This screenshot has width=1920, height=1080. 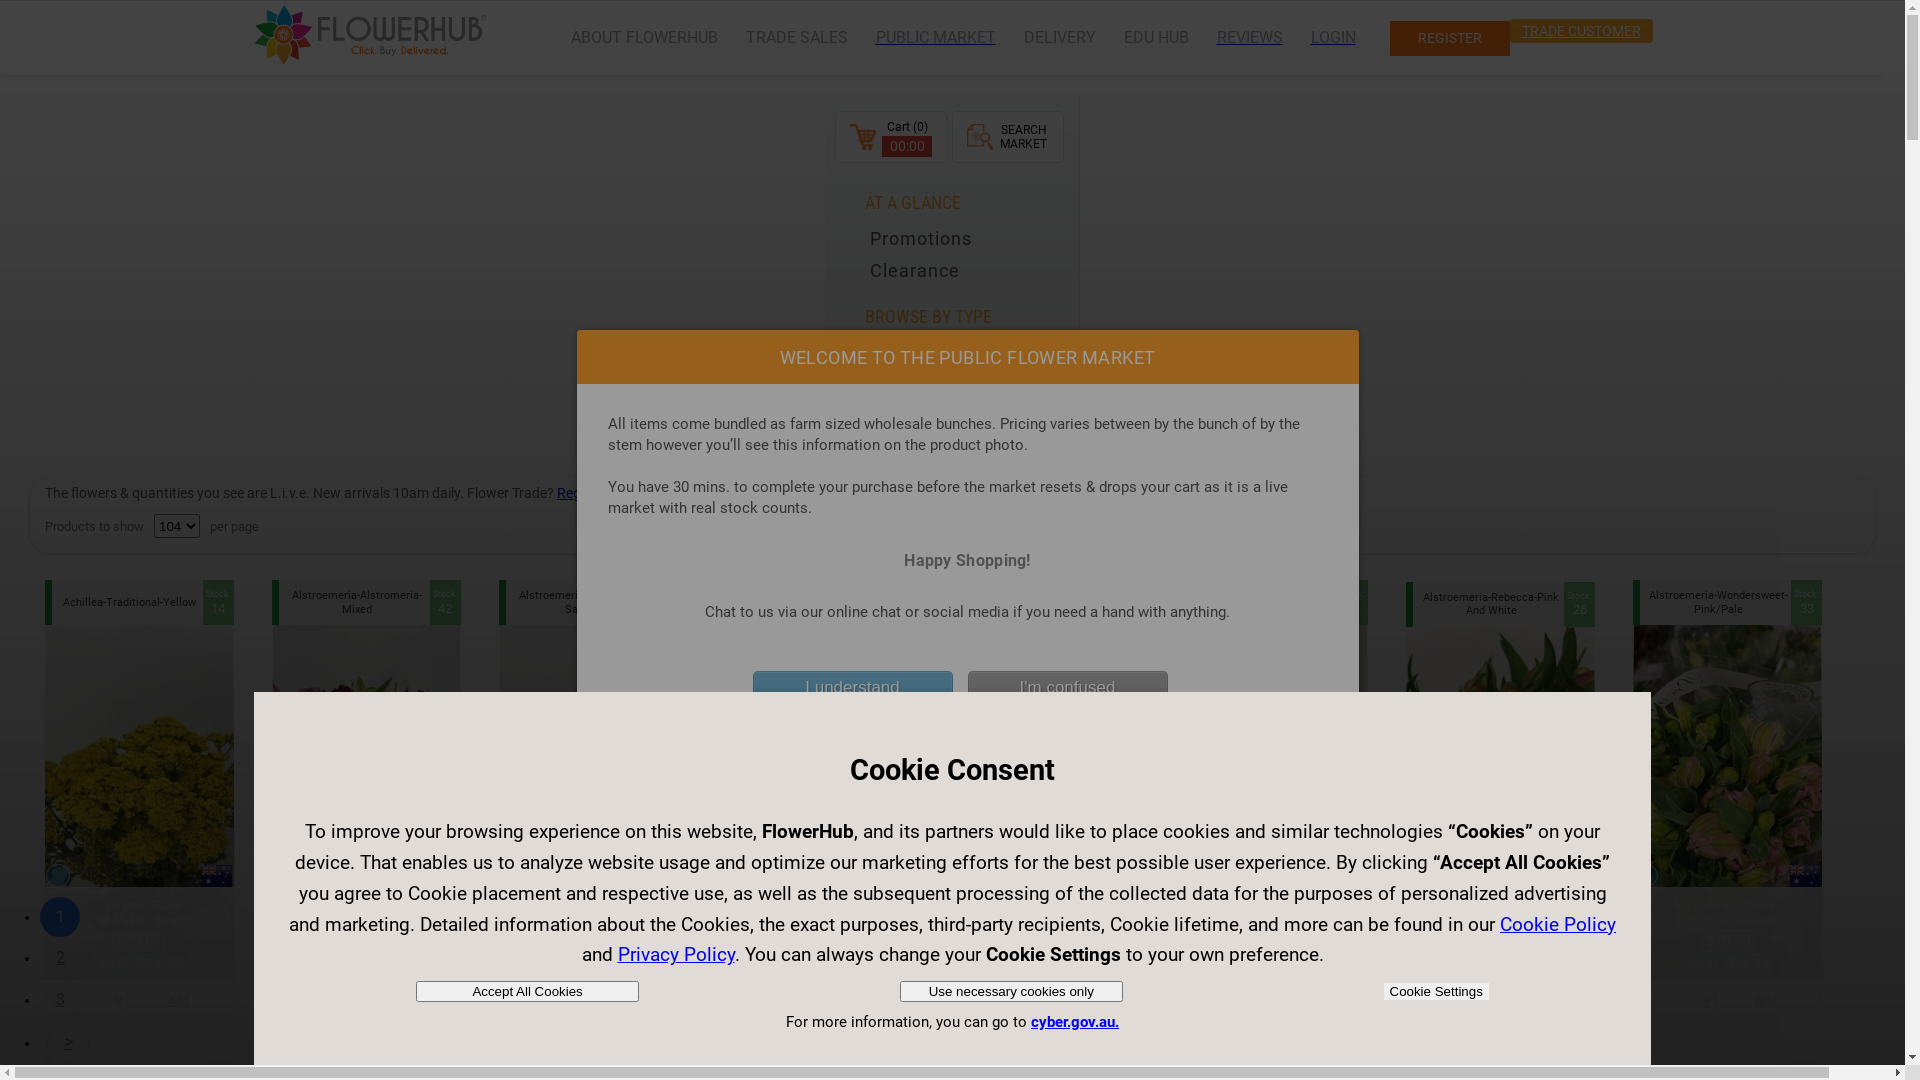 I want to click on 'Cart (0), so click(x=890, y=136).